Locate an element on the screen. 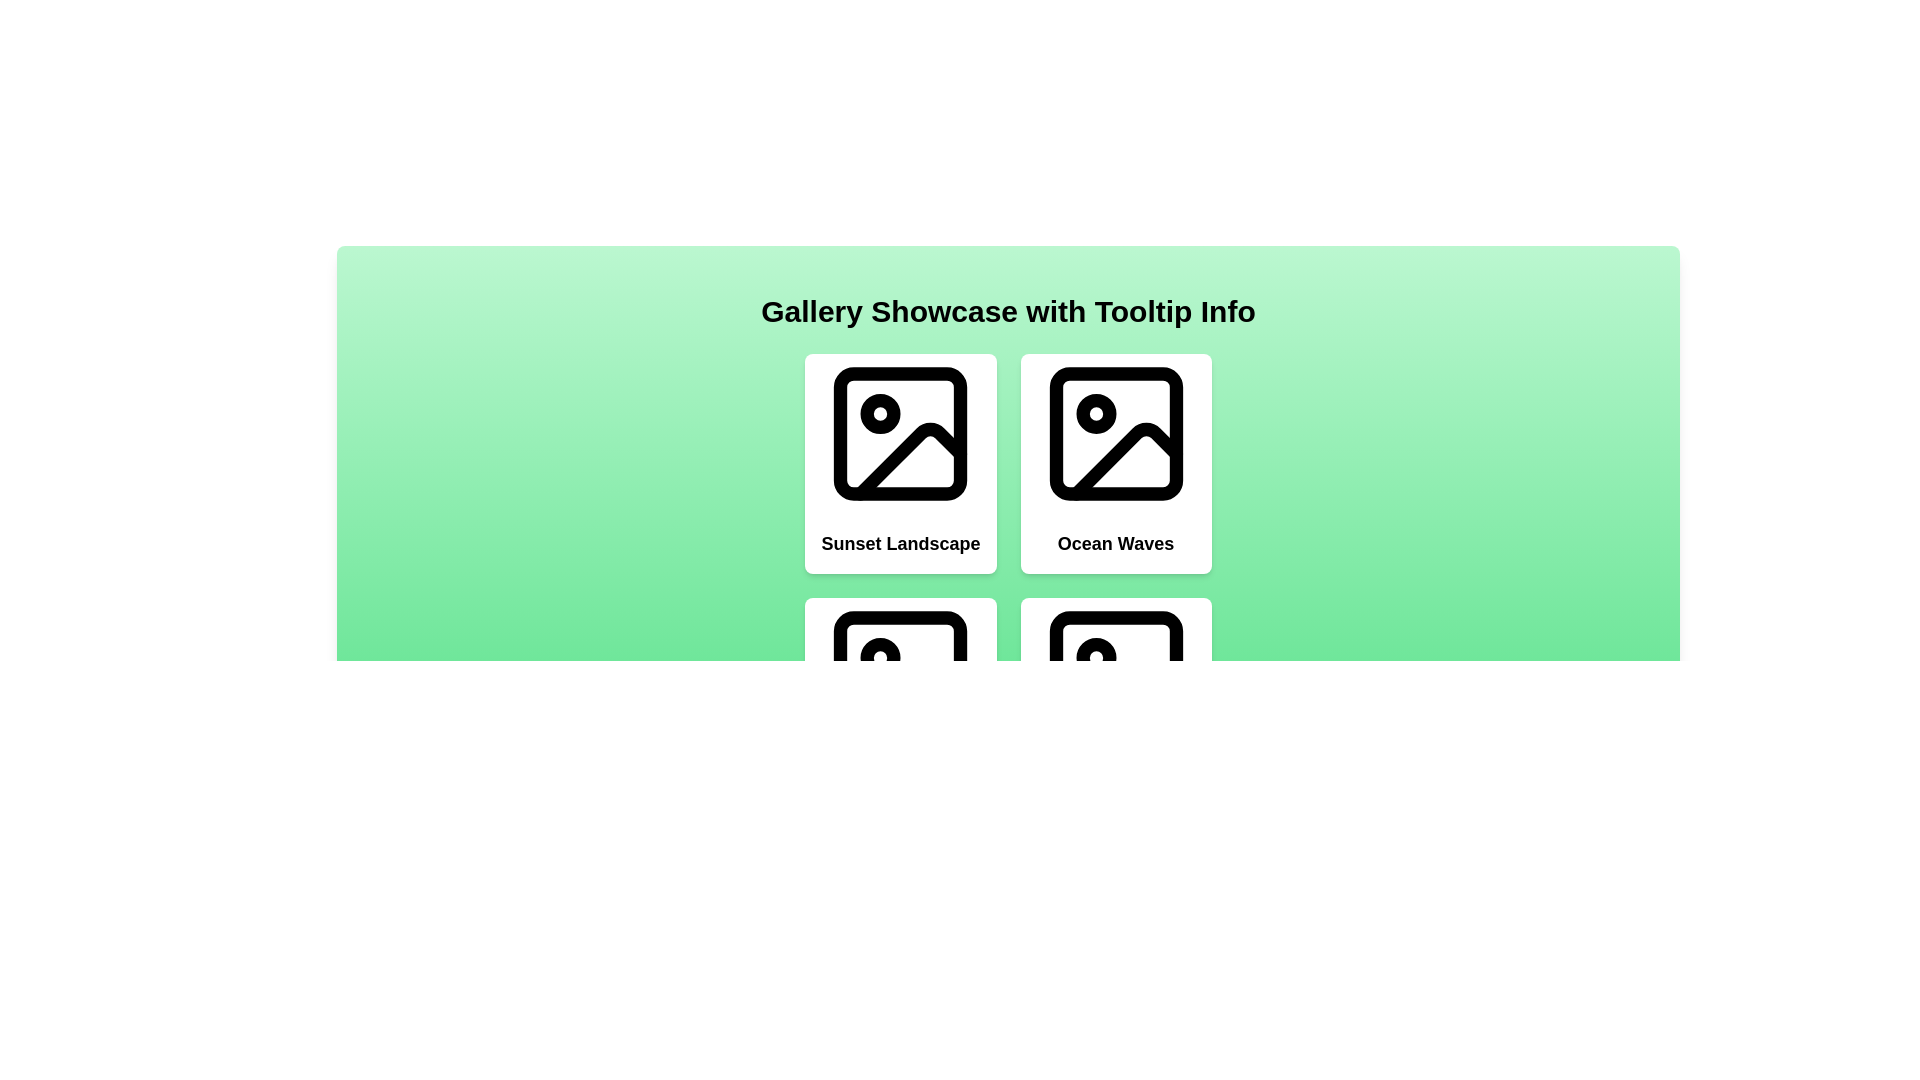 This screenshot has width=1920, height=1080. text label that displays 'Ocean Waves', which is located at the bottom-center of a card in the second column of the first row in a grid layout is located at coordinates (1115, 543).